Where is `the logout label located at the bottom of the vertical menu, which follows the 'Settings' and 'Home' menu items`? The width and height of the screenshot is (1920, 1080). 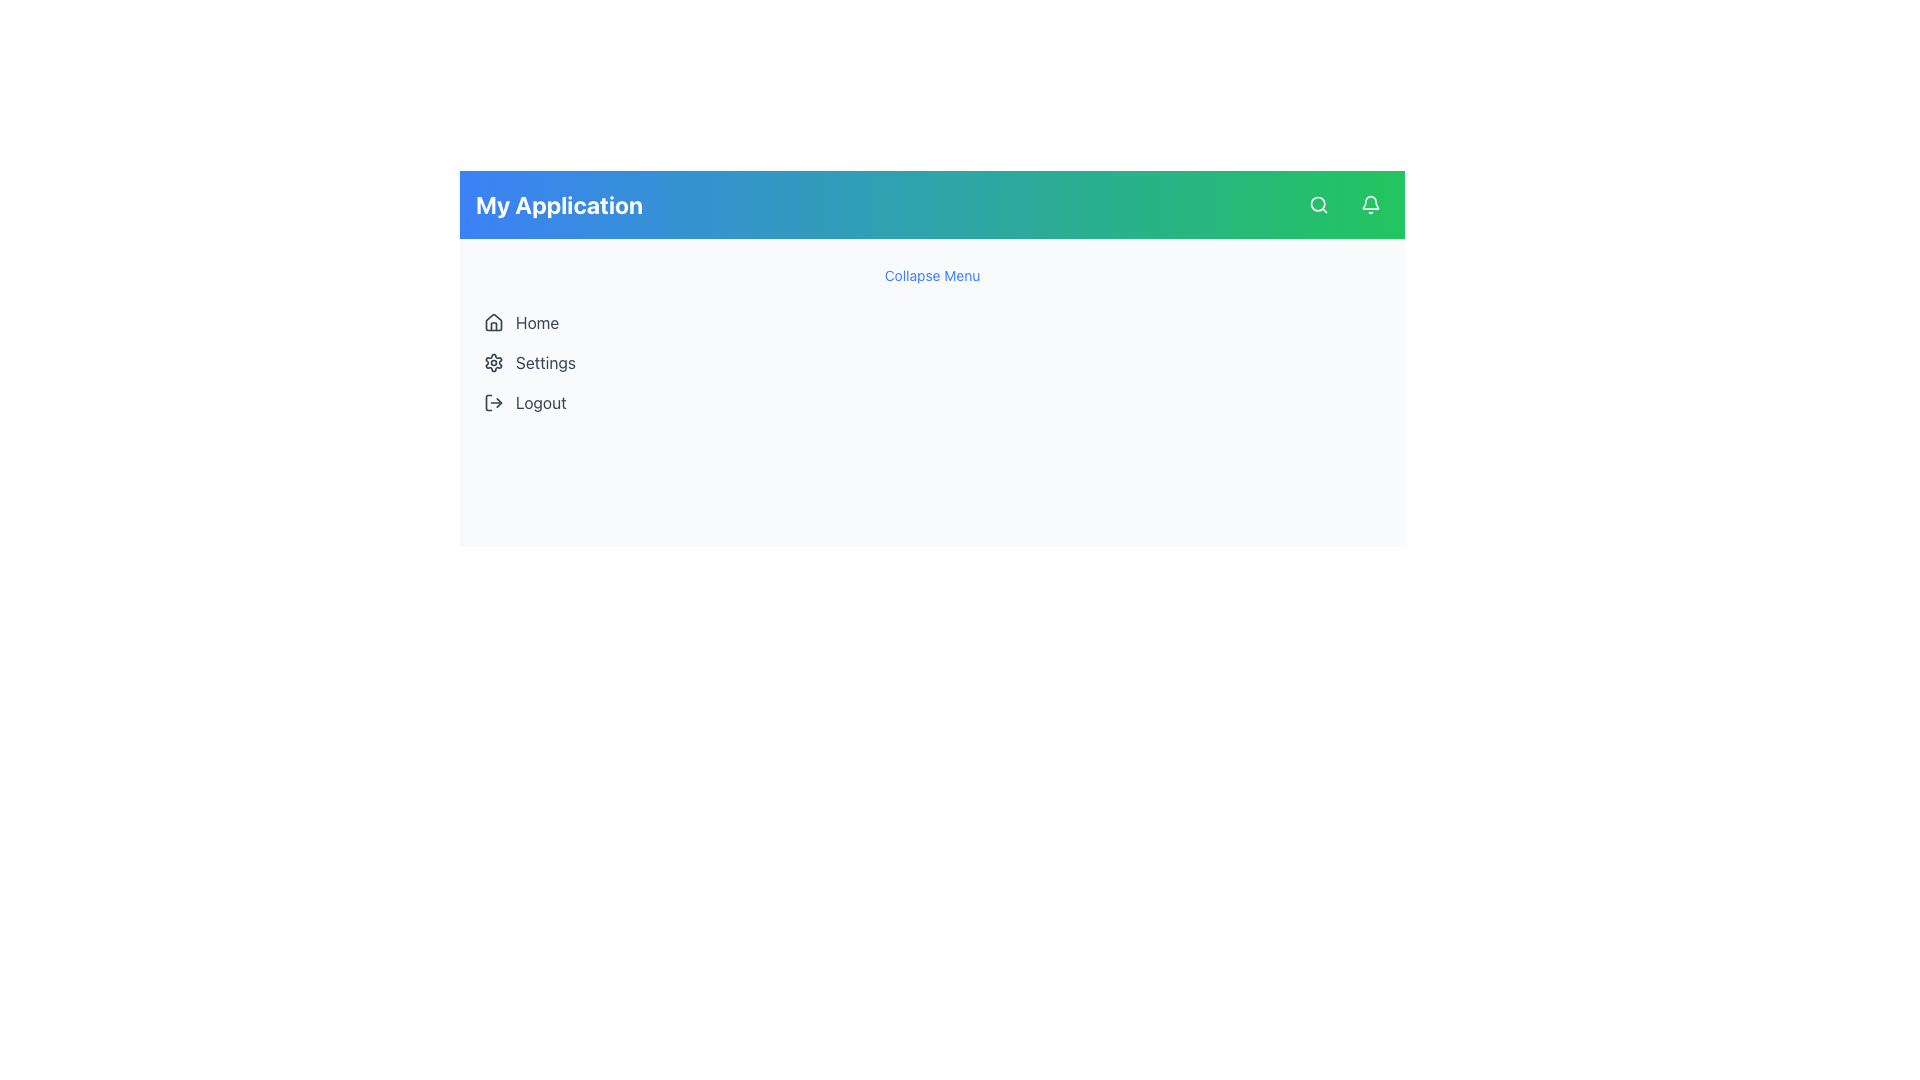
the logout label located at the bottom of the vertical menu, which follows the 'Settings' and 'Home' menu items is located at coordinates (541, 402).